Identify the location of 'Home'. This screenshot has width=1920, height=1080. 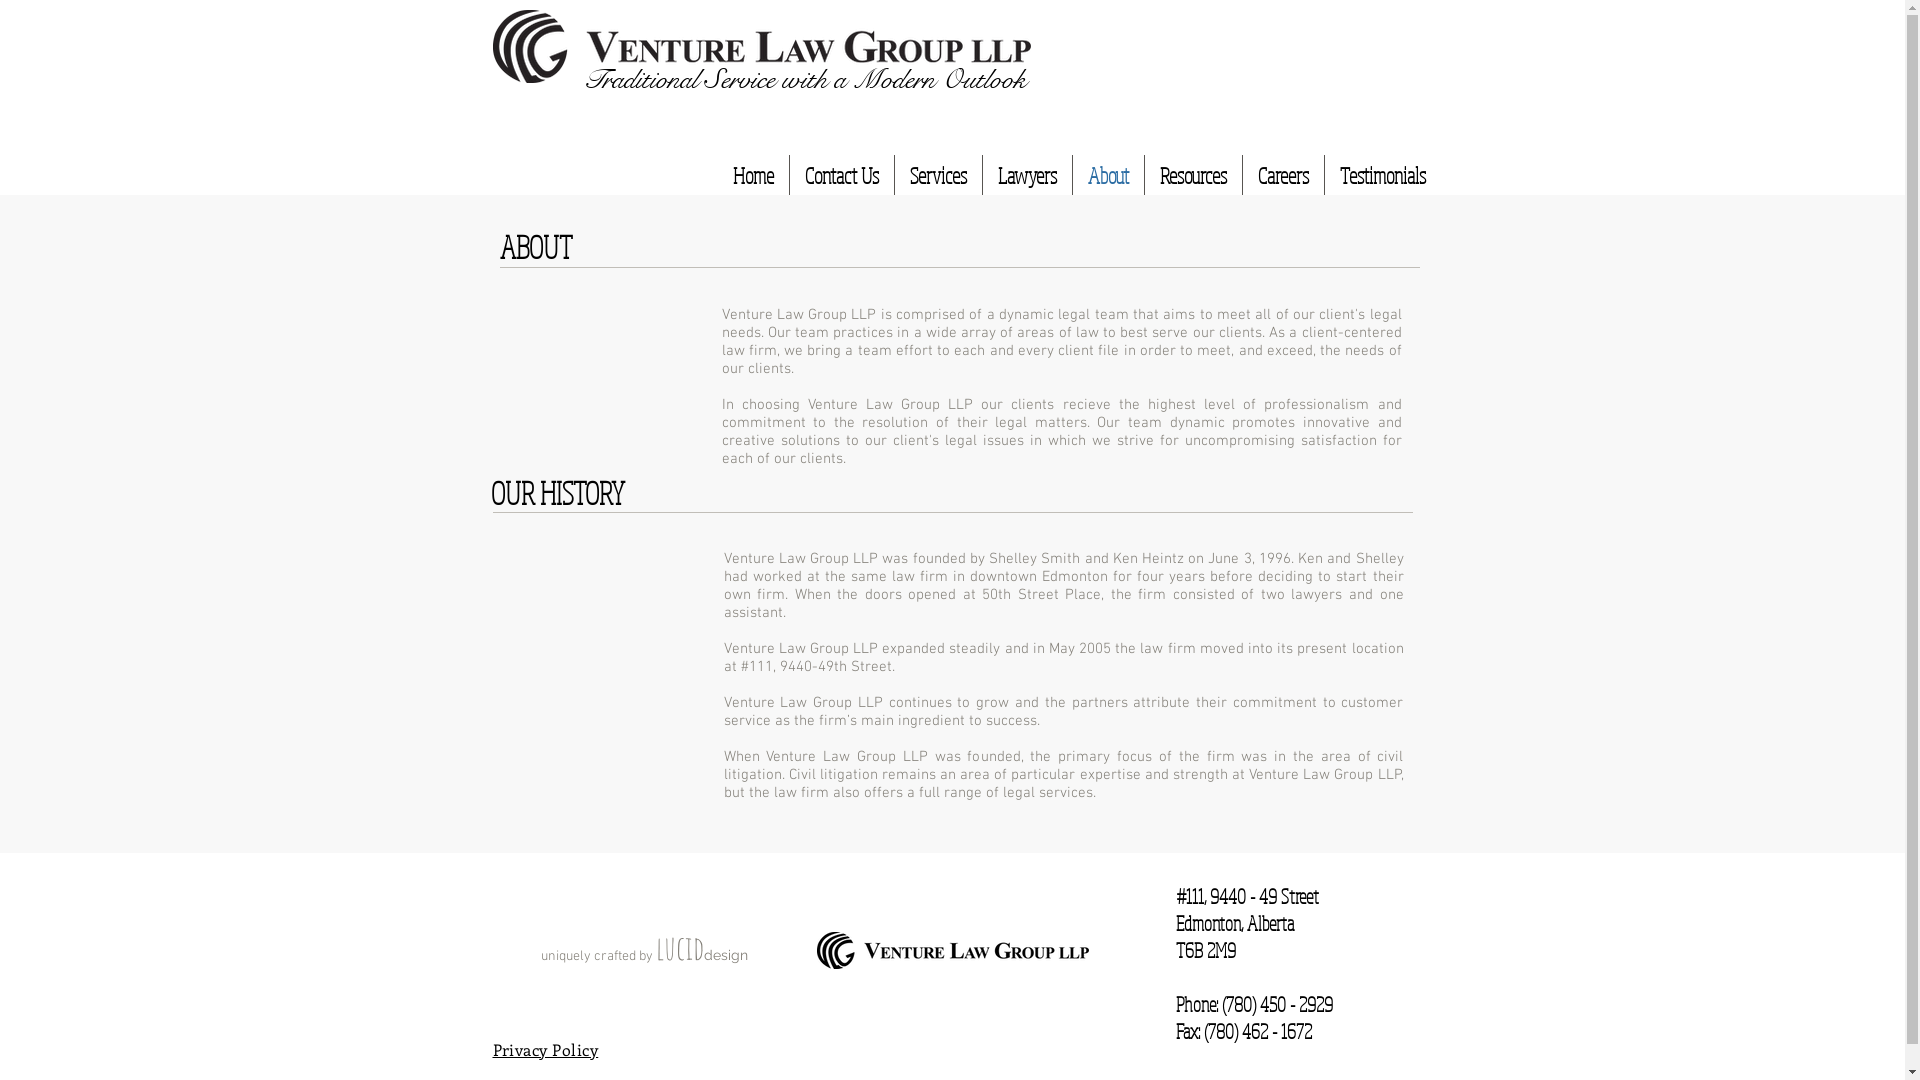
(752, 173).